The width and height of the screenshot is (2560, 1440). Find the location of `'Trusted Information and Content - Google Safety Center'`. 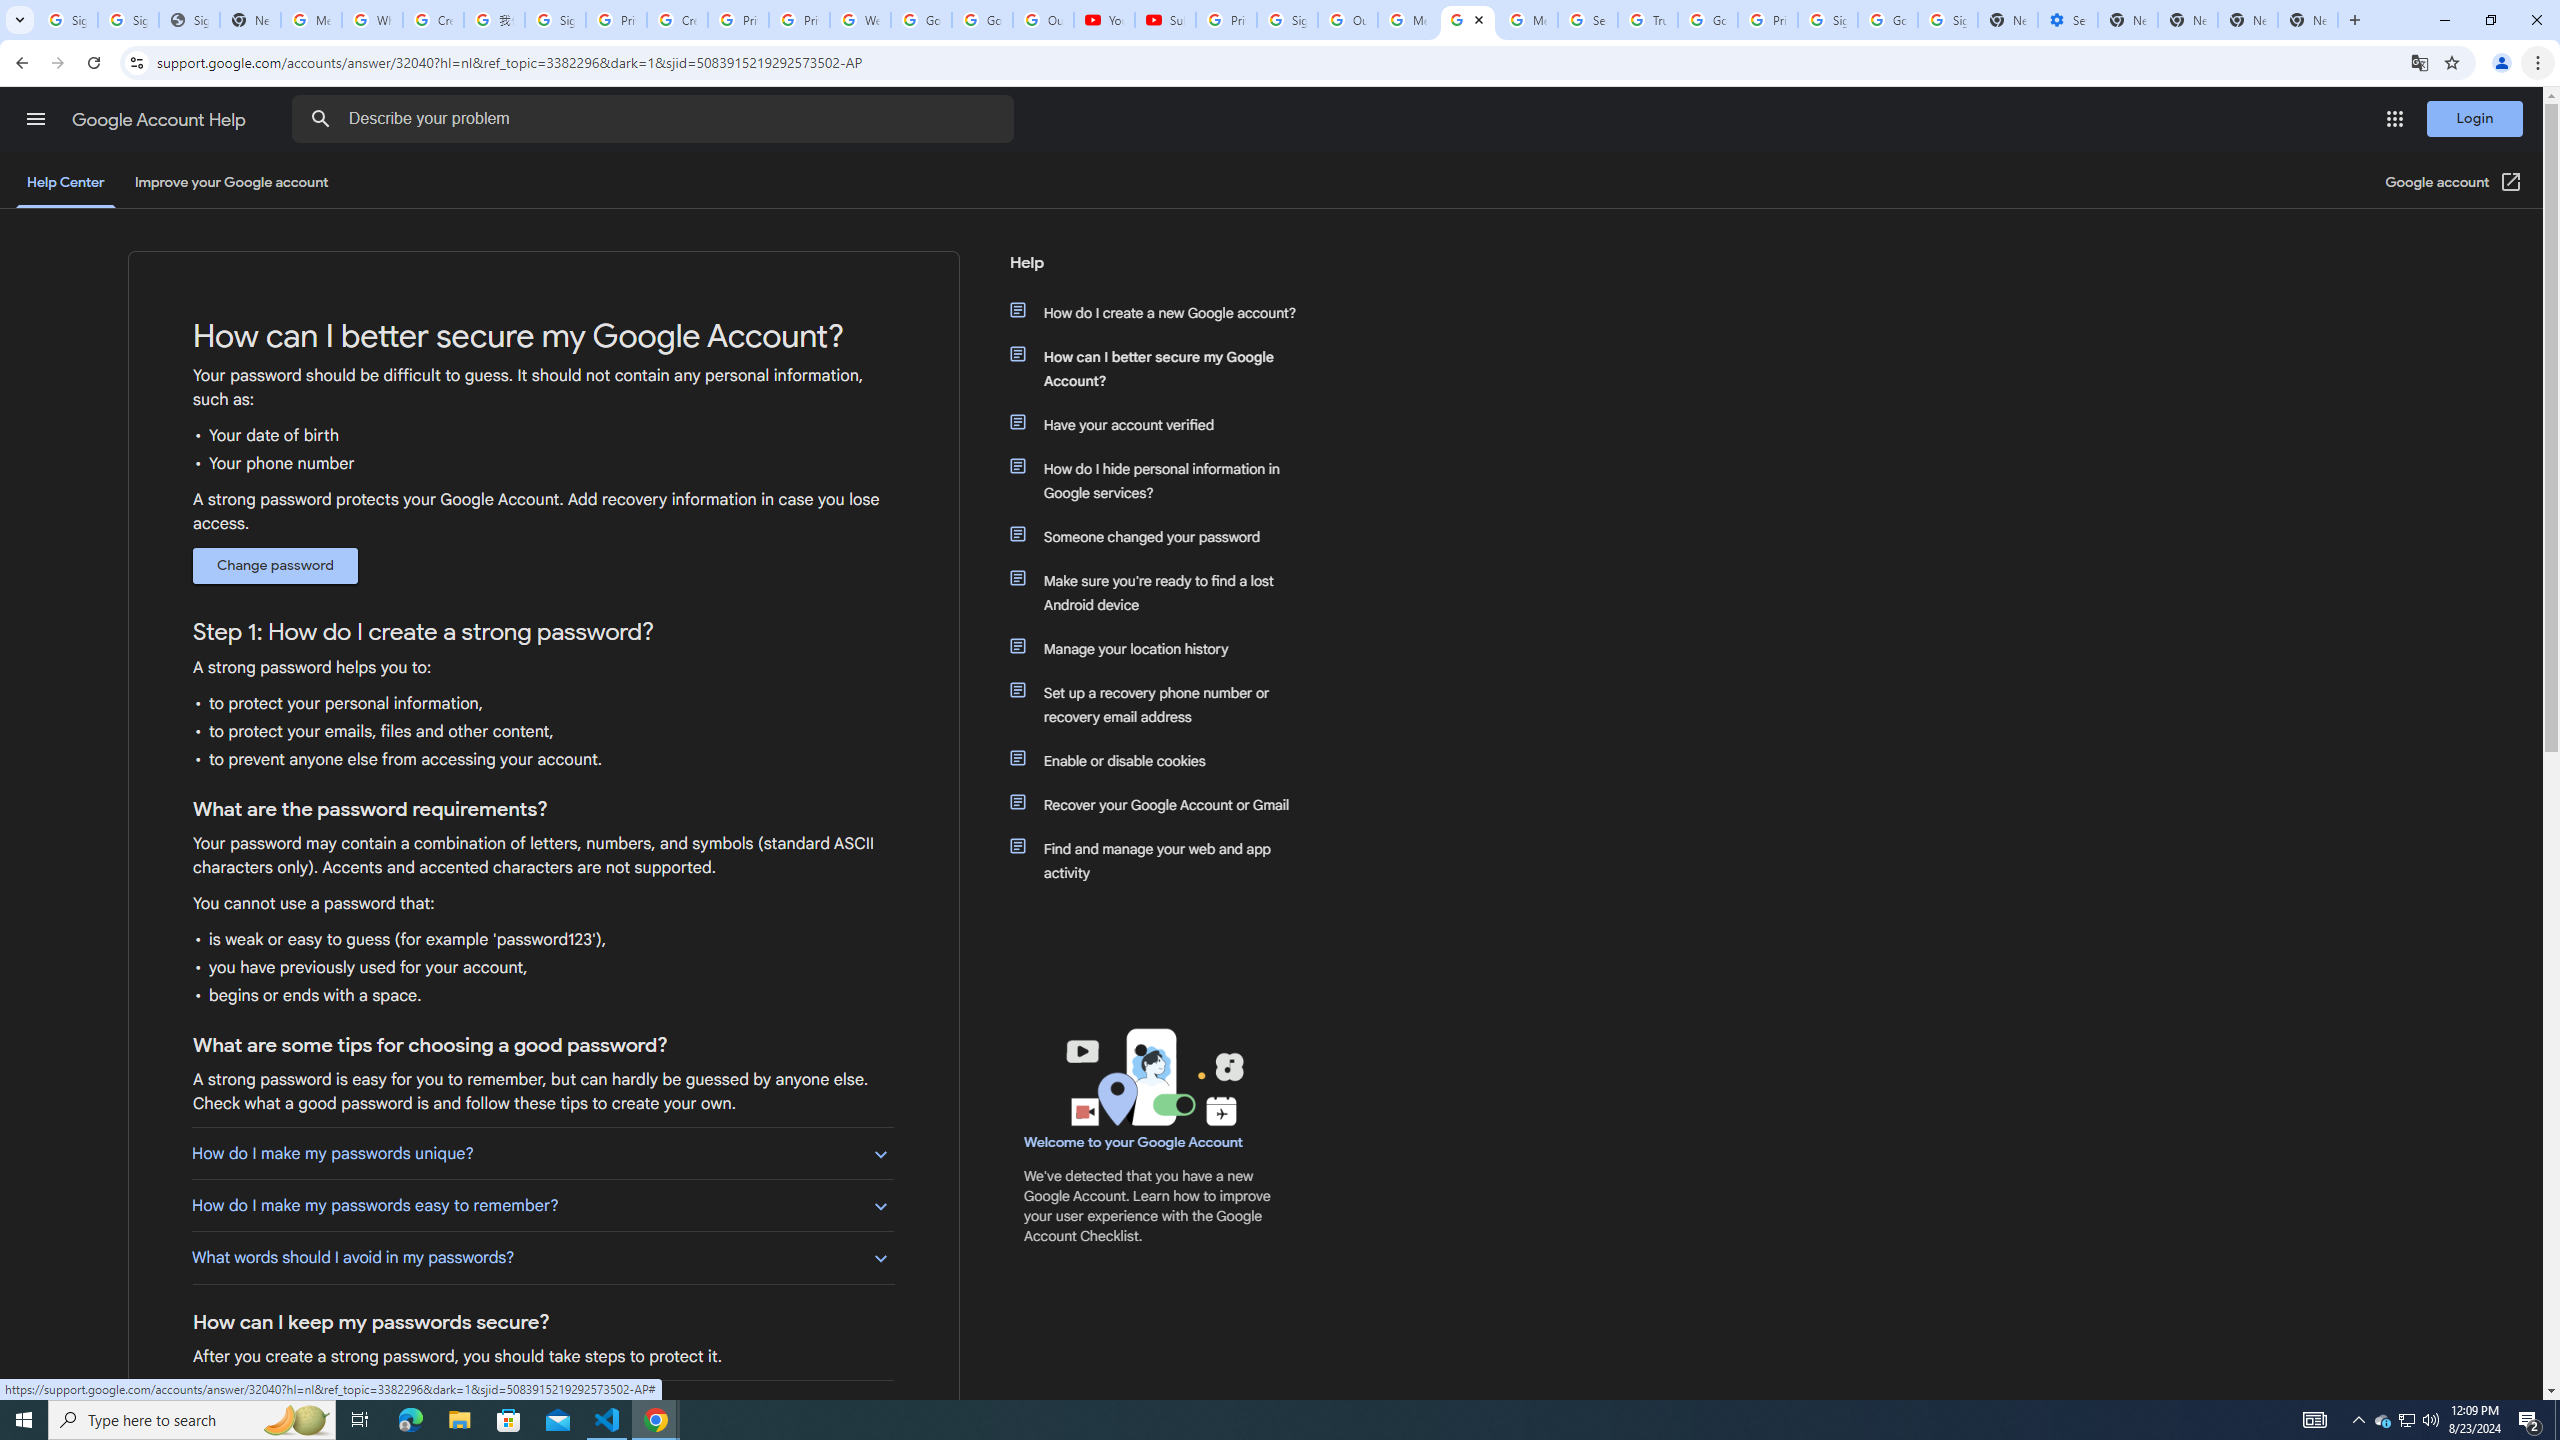

'Trusted Information and Content - Google Safety Center' is located at coordinates (1647, 19).